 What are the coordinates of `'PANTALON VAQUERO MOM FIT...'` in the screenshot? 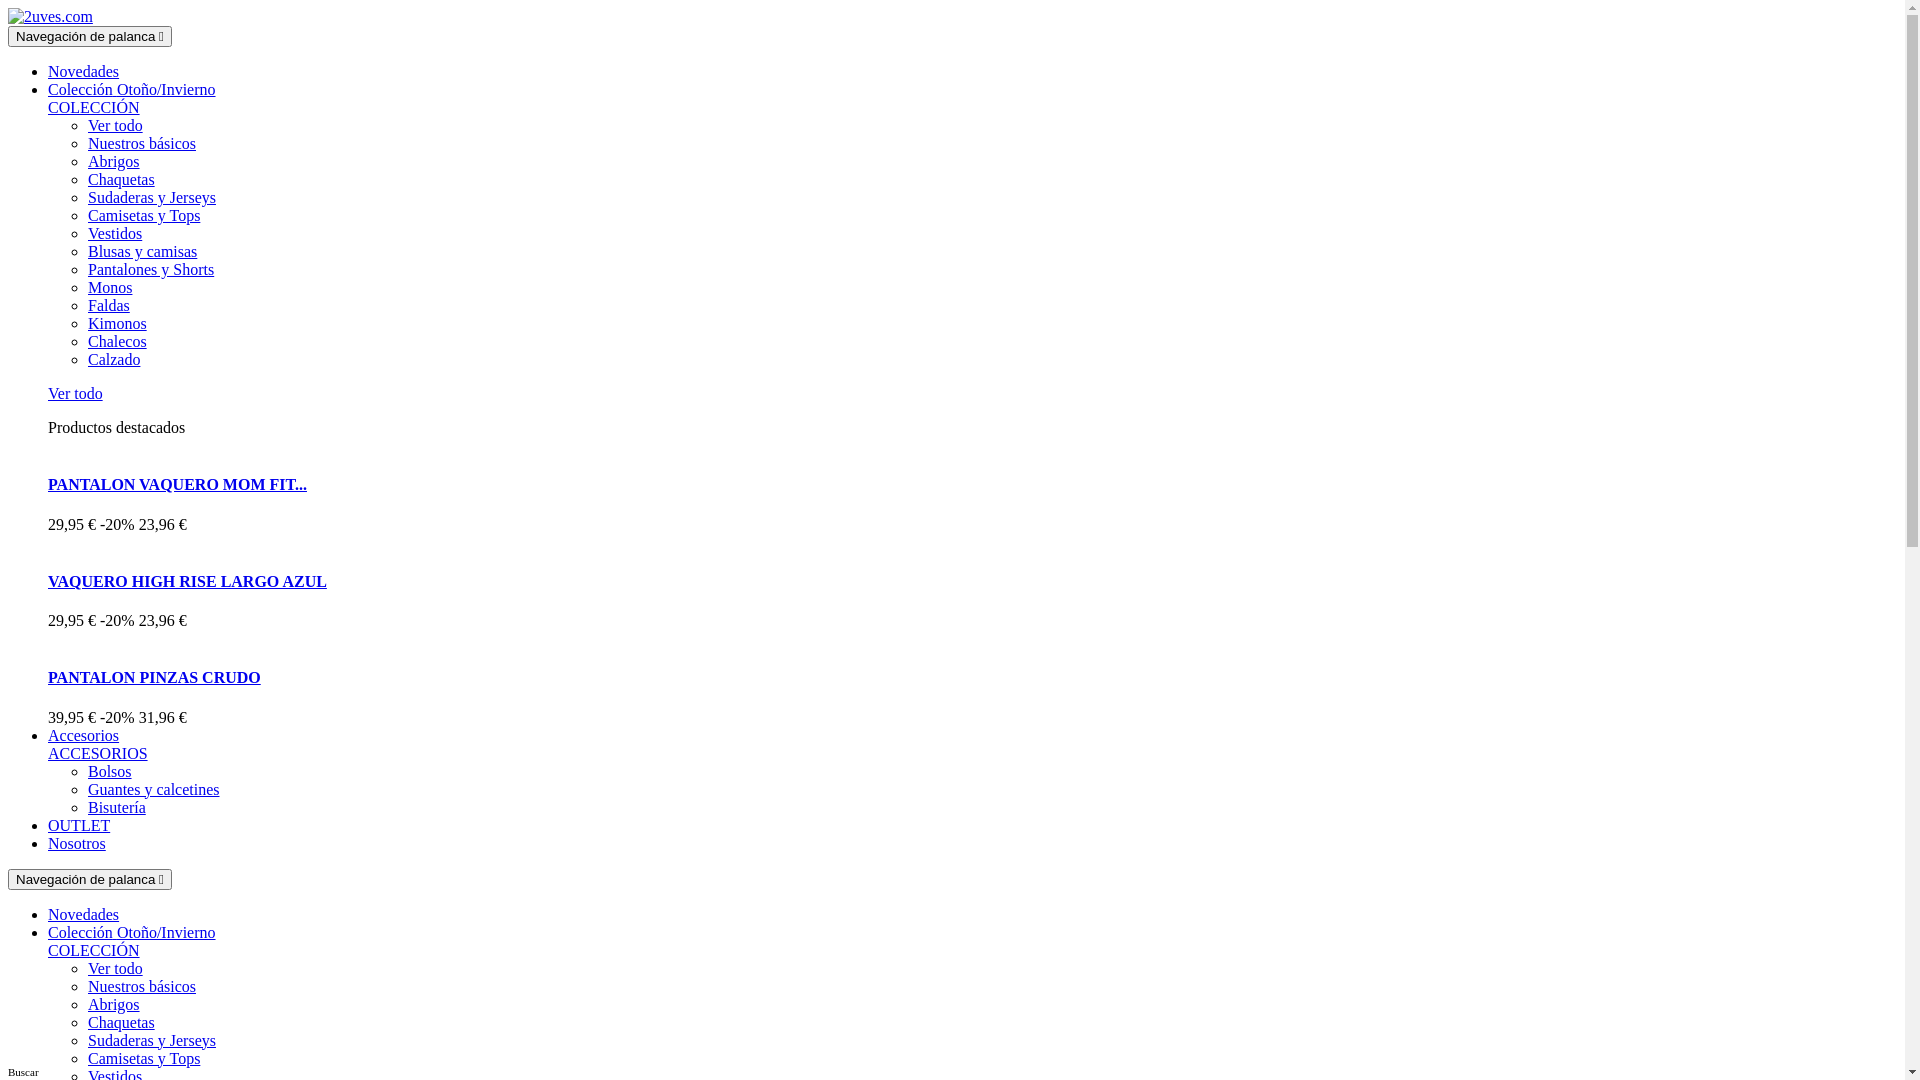 It's located at (177, 484).